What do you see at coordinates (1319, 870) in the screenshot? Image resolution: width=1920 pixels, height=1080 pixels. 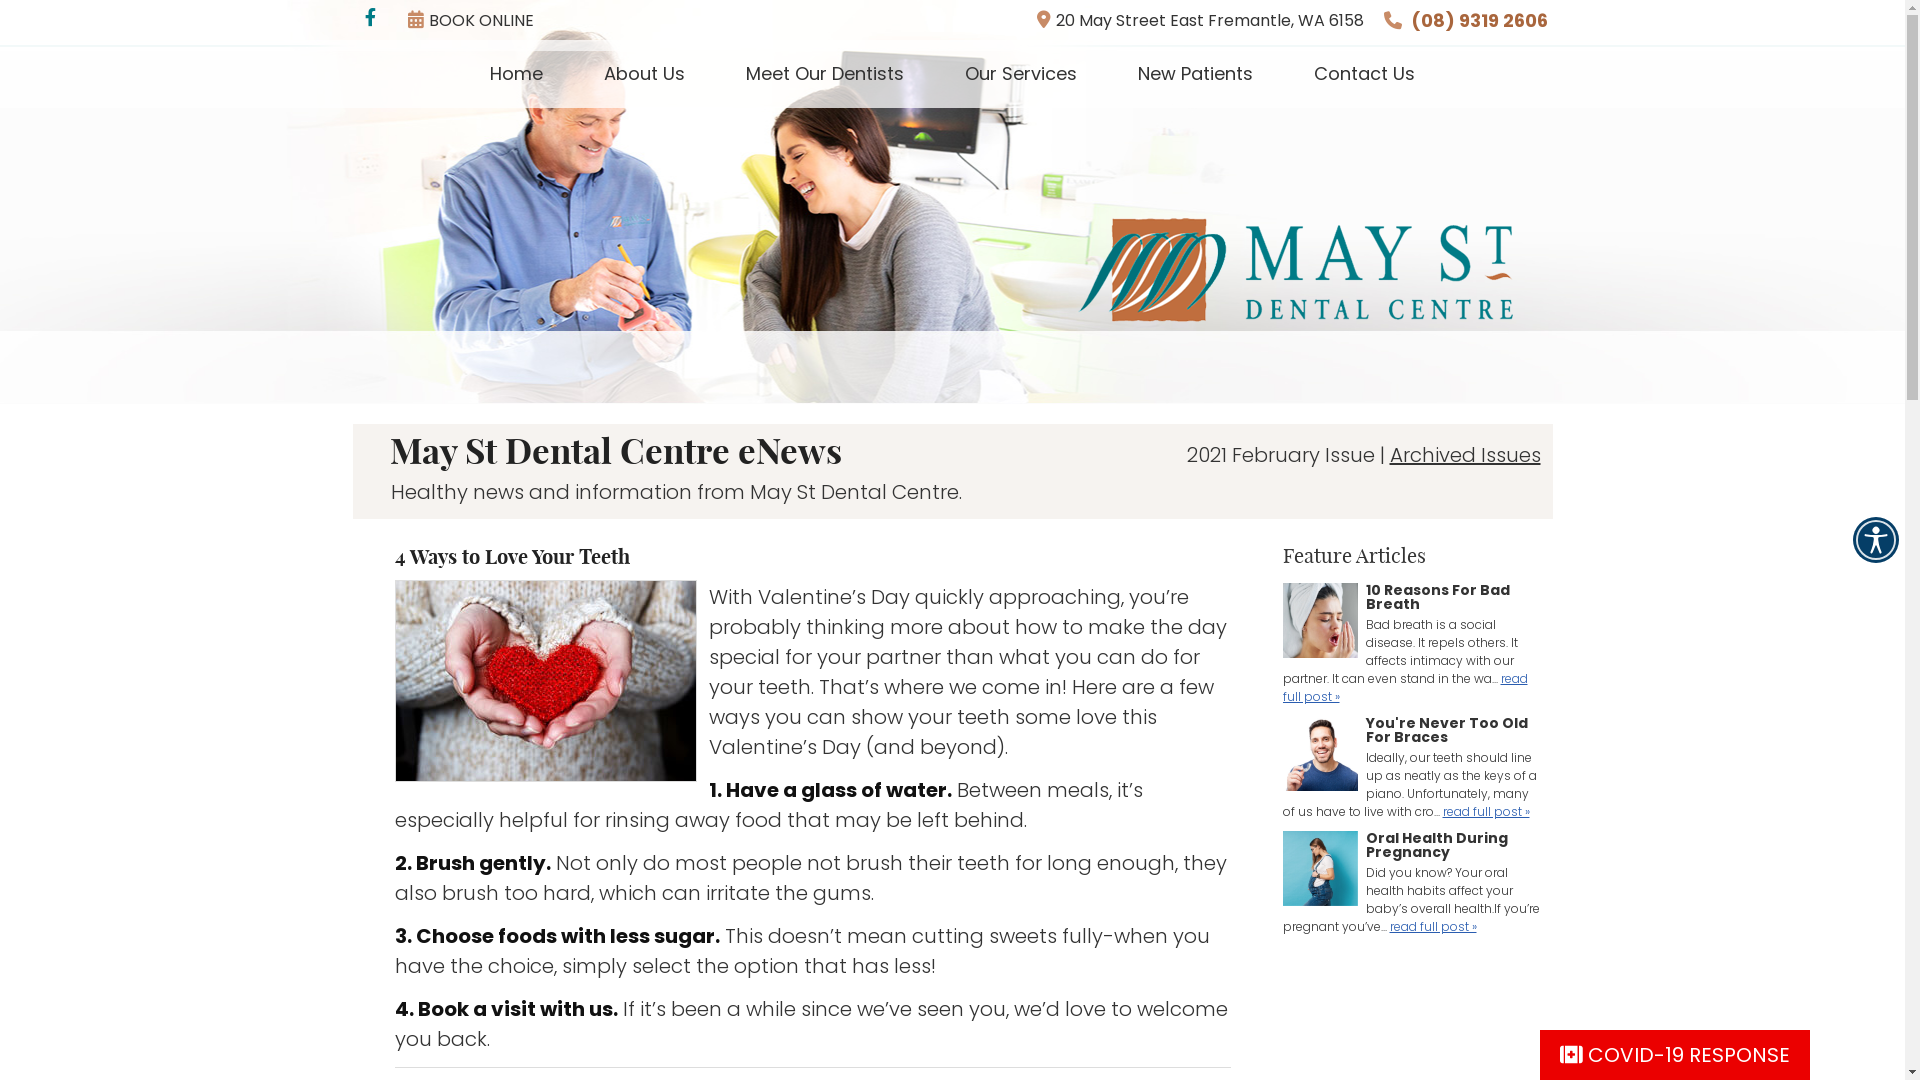 I see `'Oral Health During Pregnancy'` at bounding box center [1319, 870].